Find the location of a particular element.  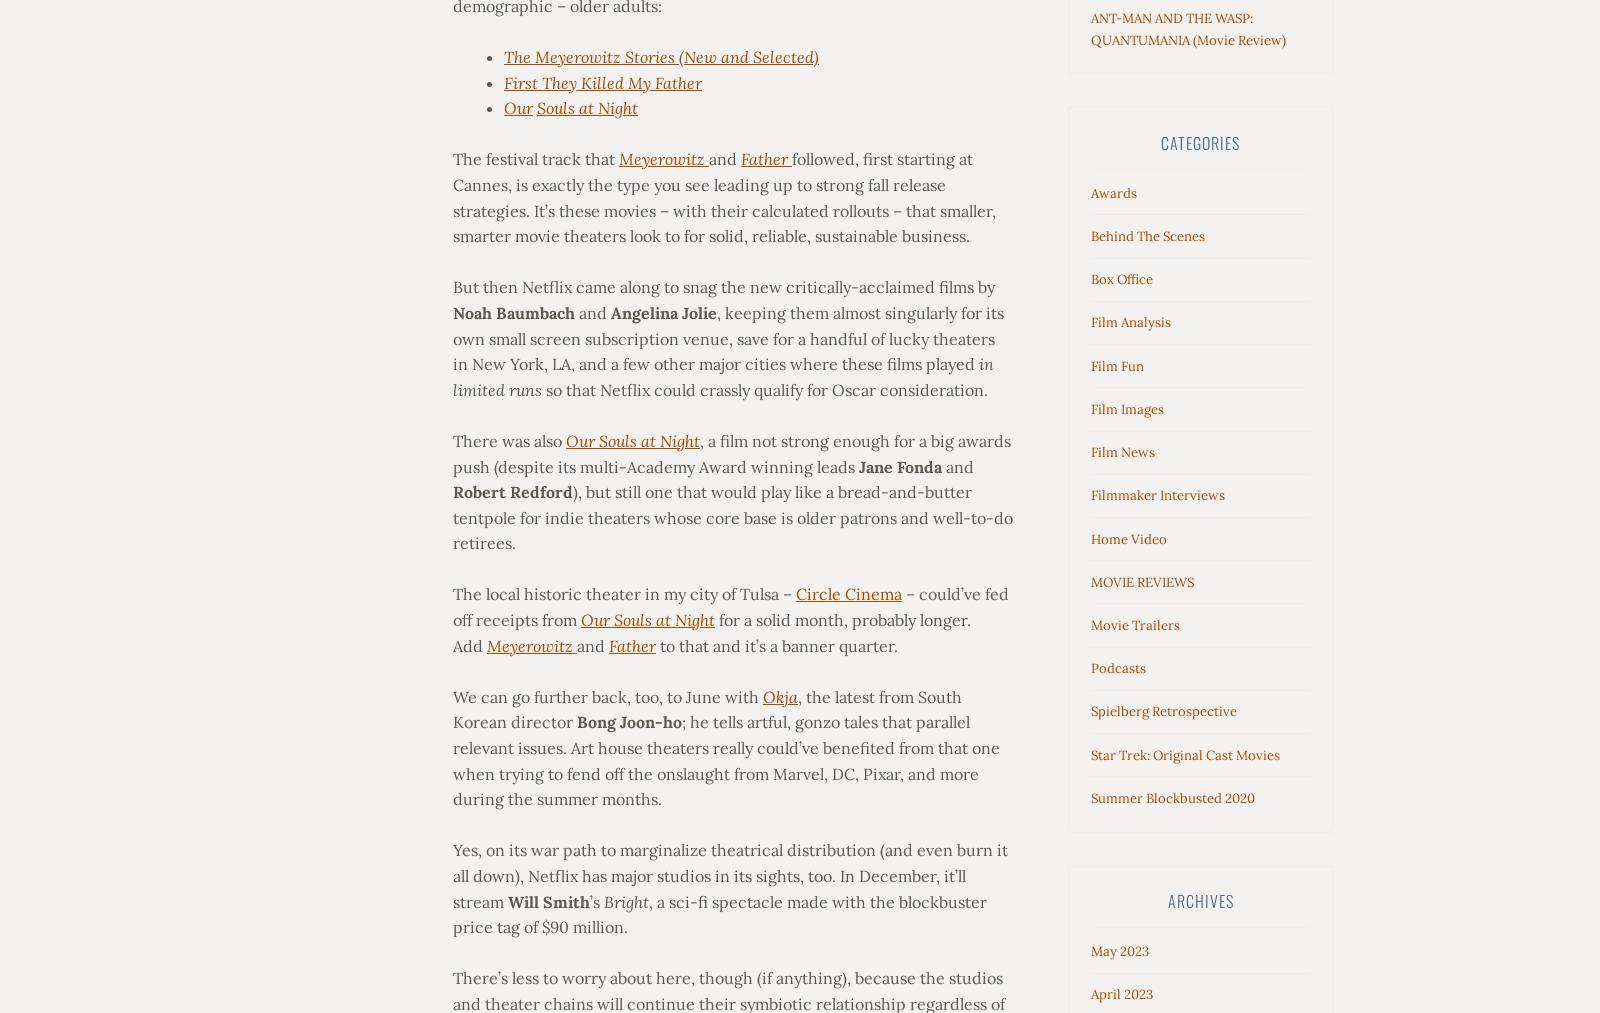

'to that and it’s a banner quarter.' is located at coordinates (776, 643).